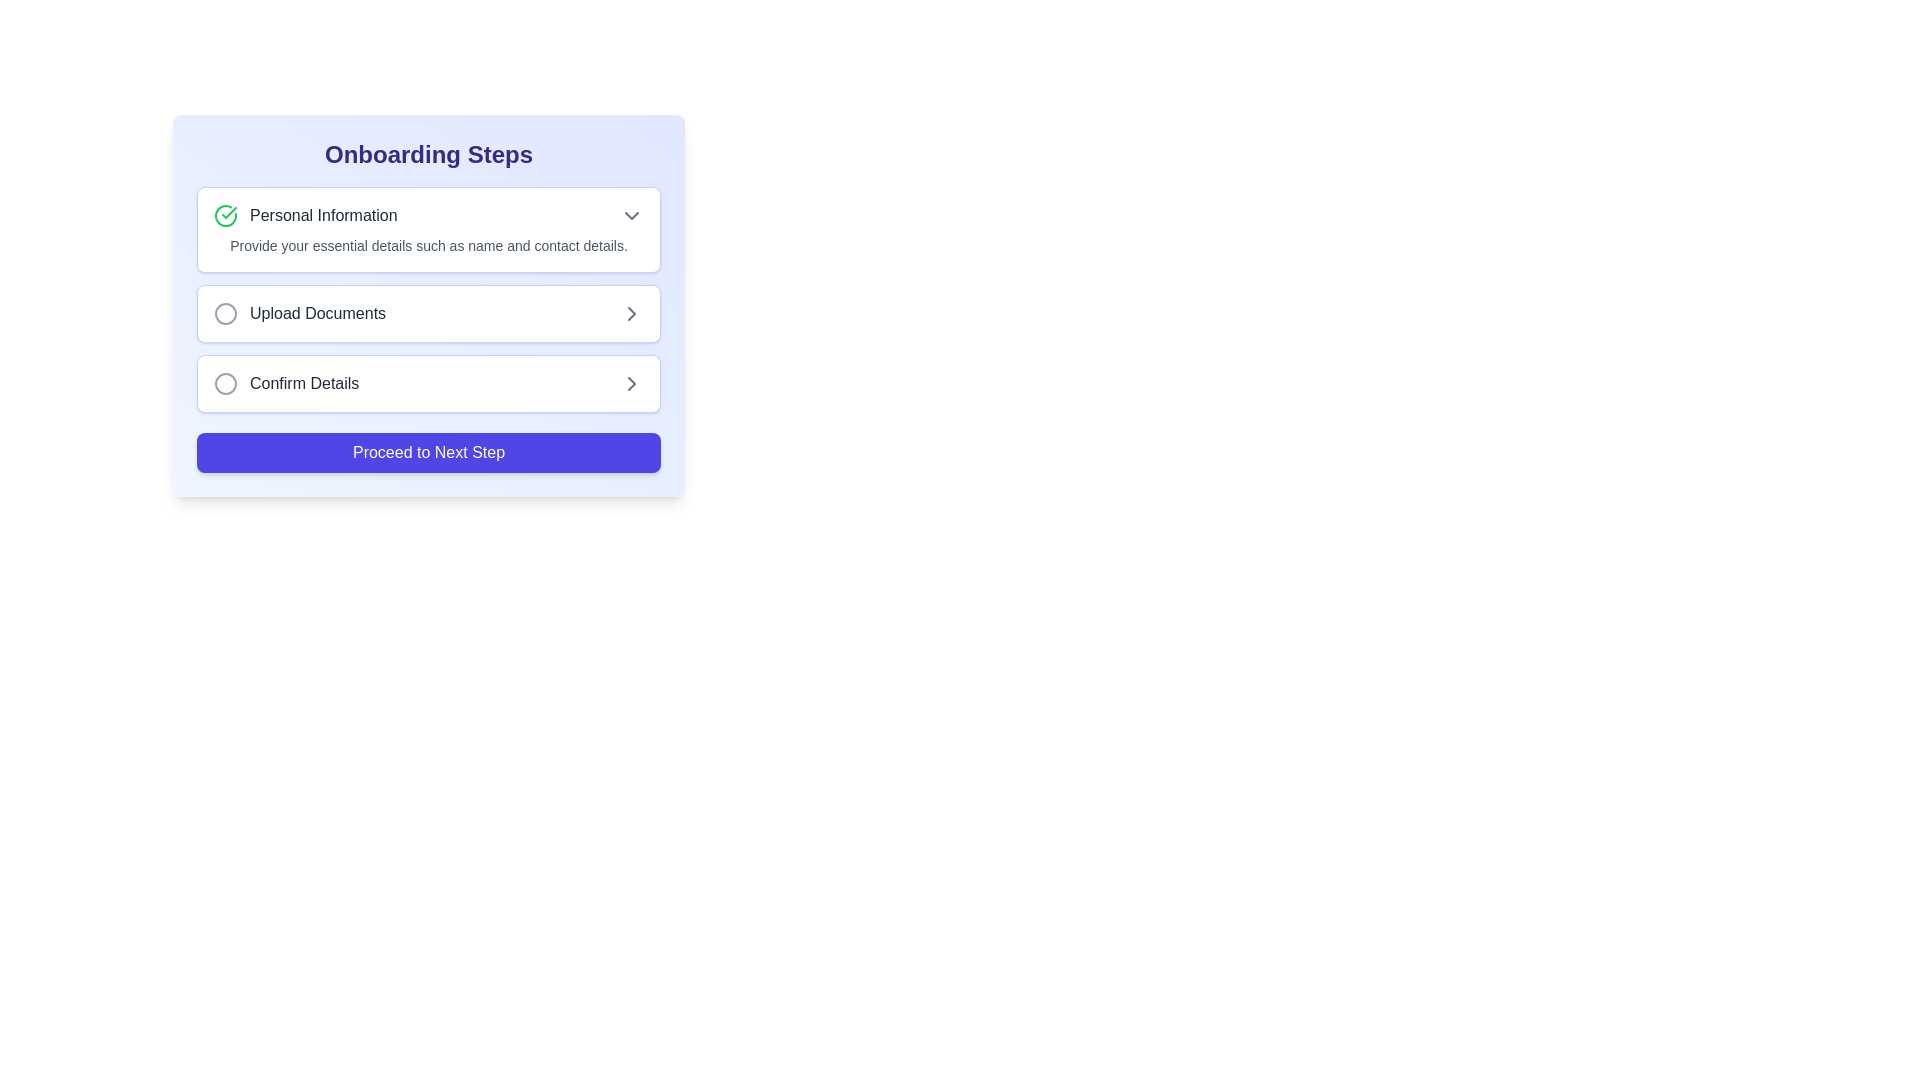  Describe the element at coordinates (304, 216) in the screenshot. I see `the 'Personal Information' section header, which is styled with a bold font and preceded by a green checkmark icon` at that location.